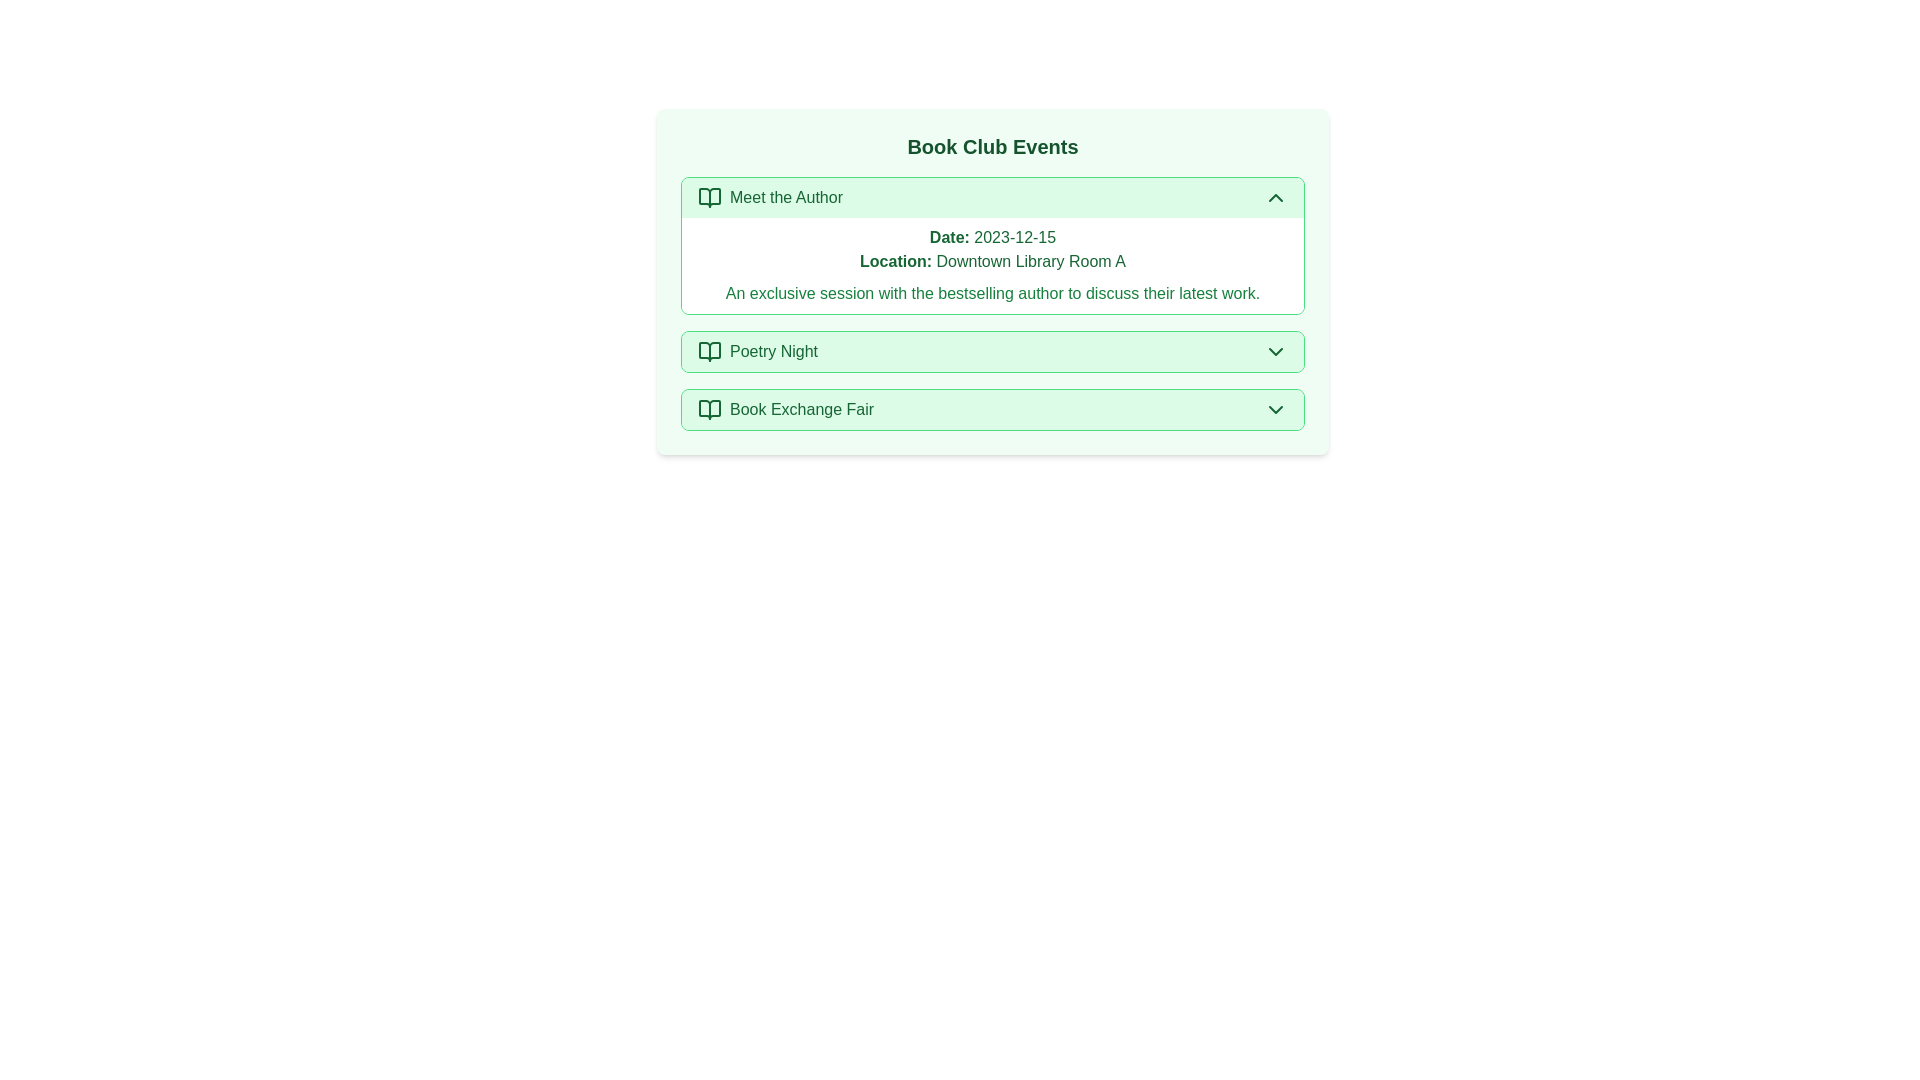 This screenshot has height=1080, width=1920. Describe the element at coordinates (993, 408) in the screenshot. I see `'Book Exchange Fair' button located at the bottom of the 'Book Club Events' list by using developer tools` at that location.